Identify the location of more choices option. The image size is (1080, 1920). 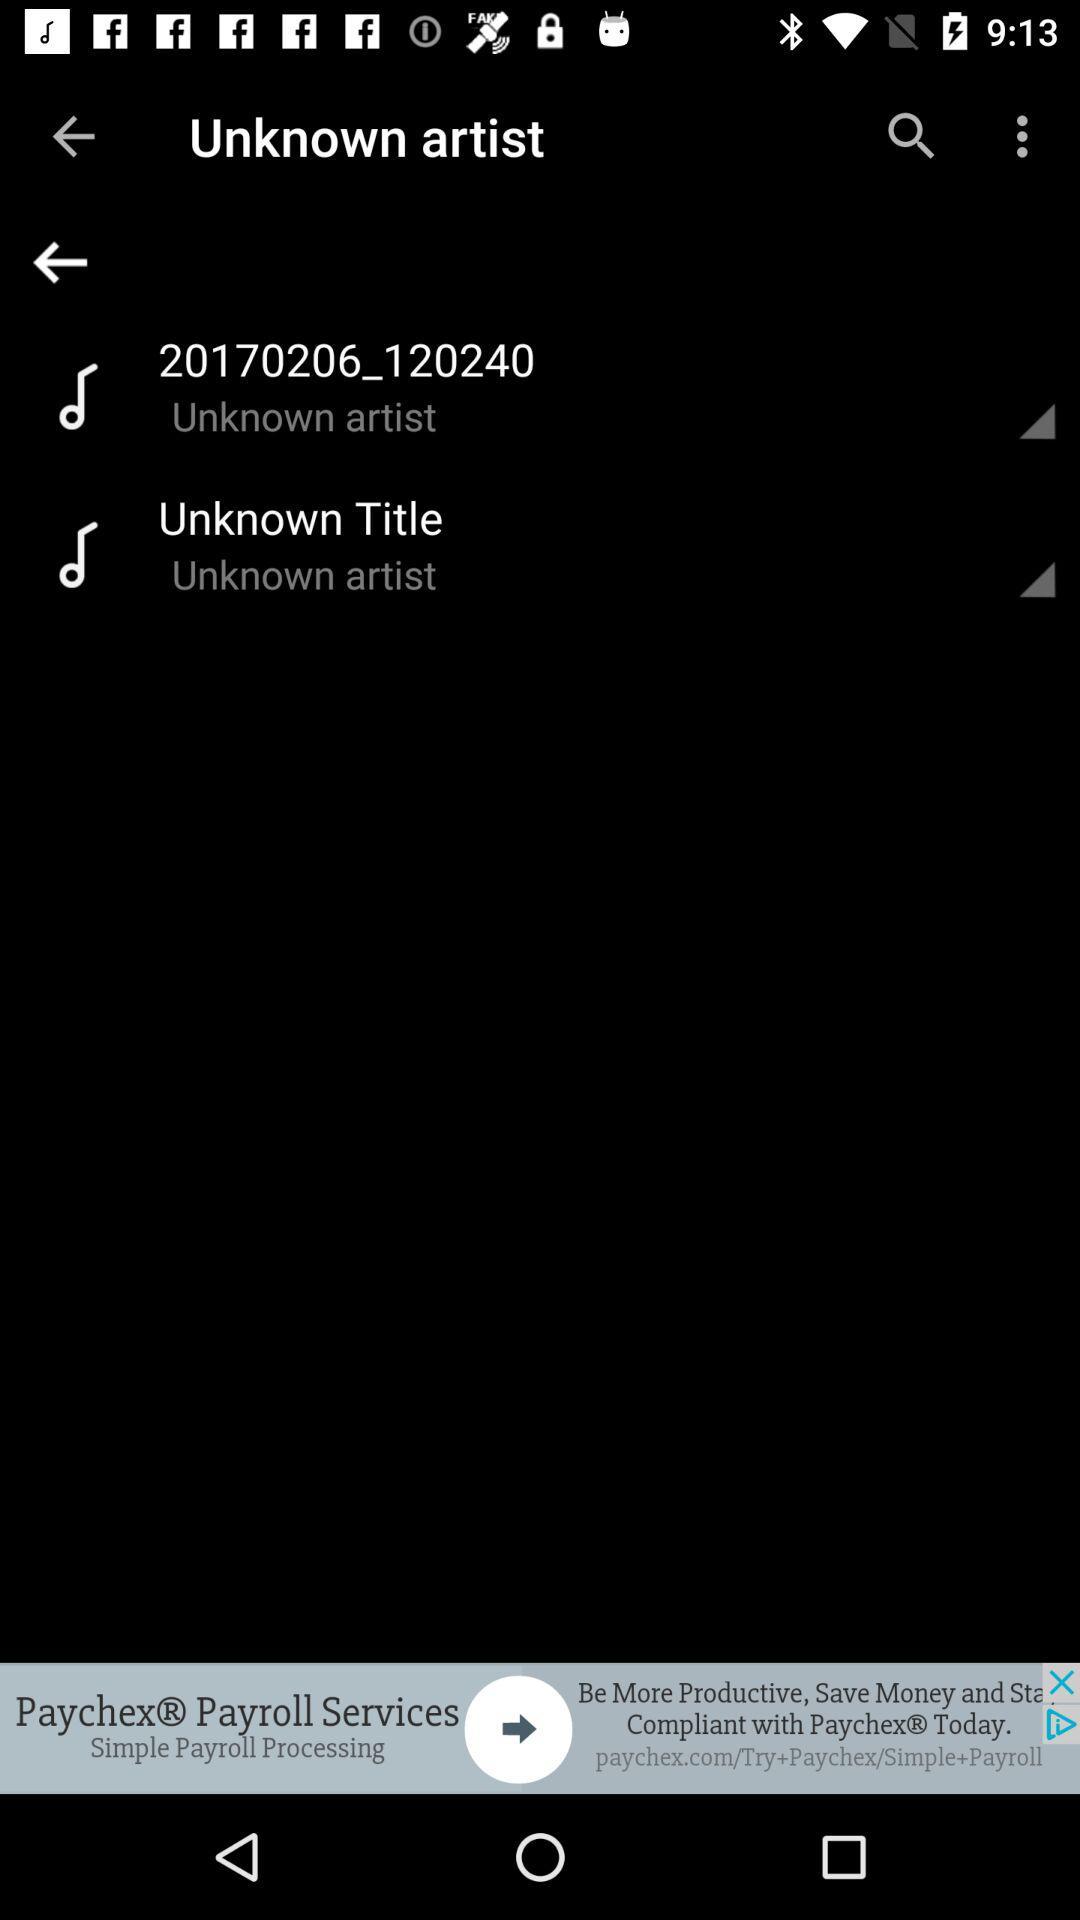
(1013, 394).